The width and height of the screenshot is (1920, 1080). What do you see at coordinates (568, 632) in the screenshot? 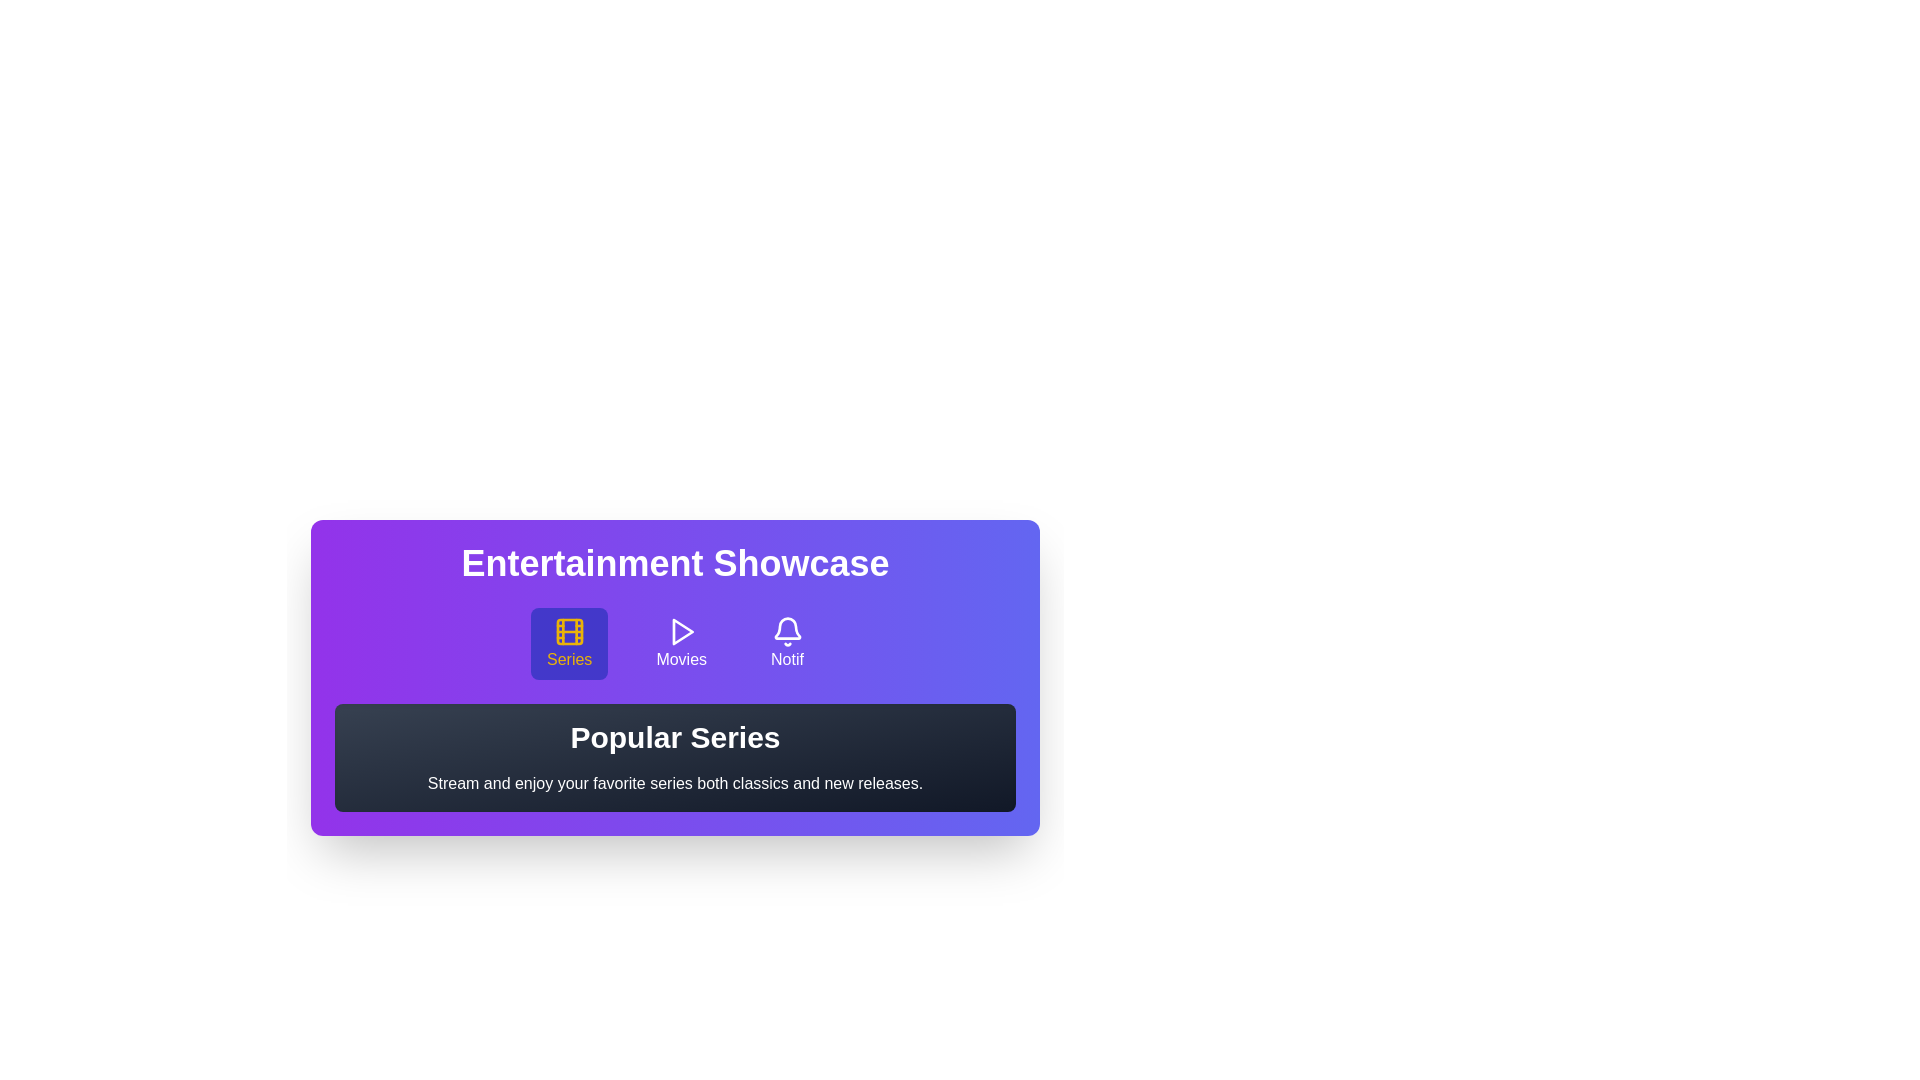
I see `small rounded rectangle element that resembles part of a film strip icon for debugging purposes` at bounding box center [568, 632].